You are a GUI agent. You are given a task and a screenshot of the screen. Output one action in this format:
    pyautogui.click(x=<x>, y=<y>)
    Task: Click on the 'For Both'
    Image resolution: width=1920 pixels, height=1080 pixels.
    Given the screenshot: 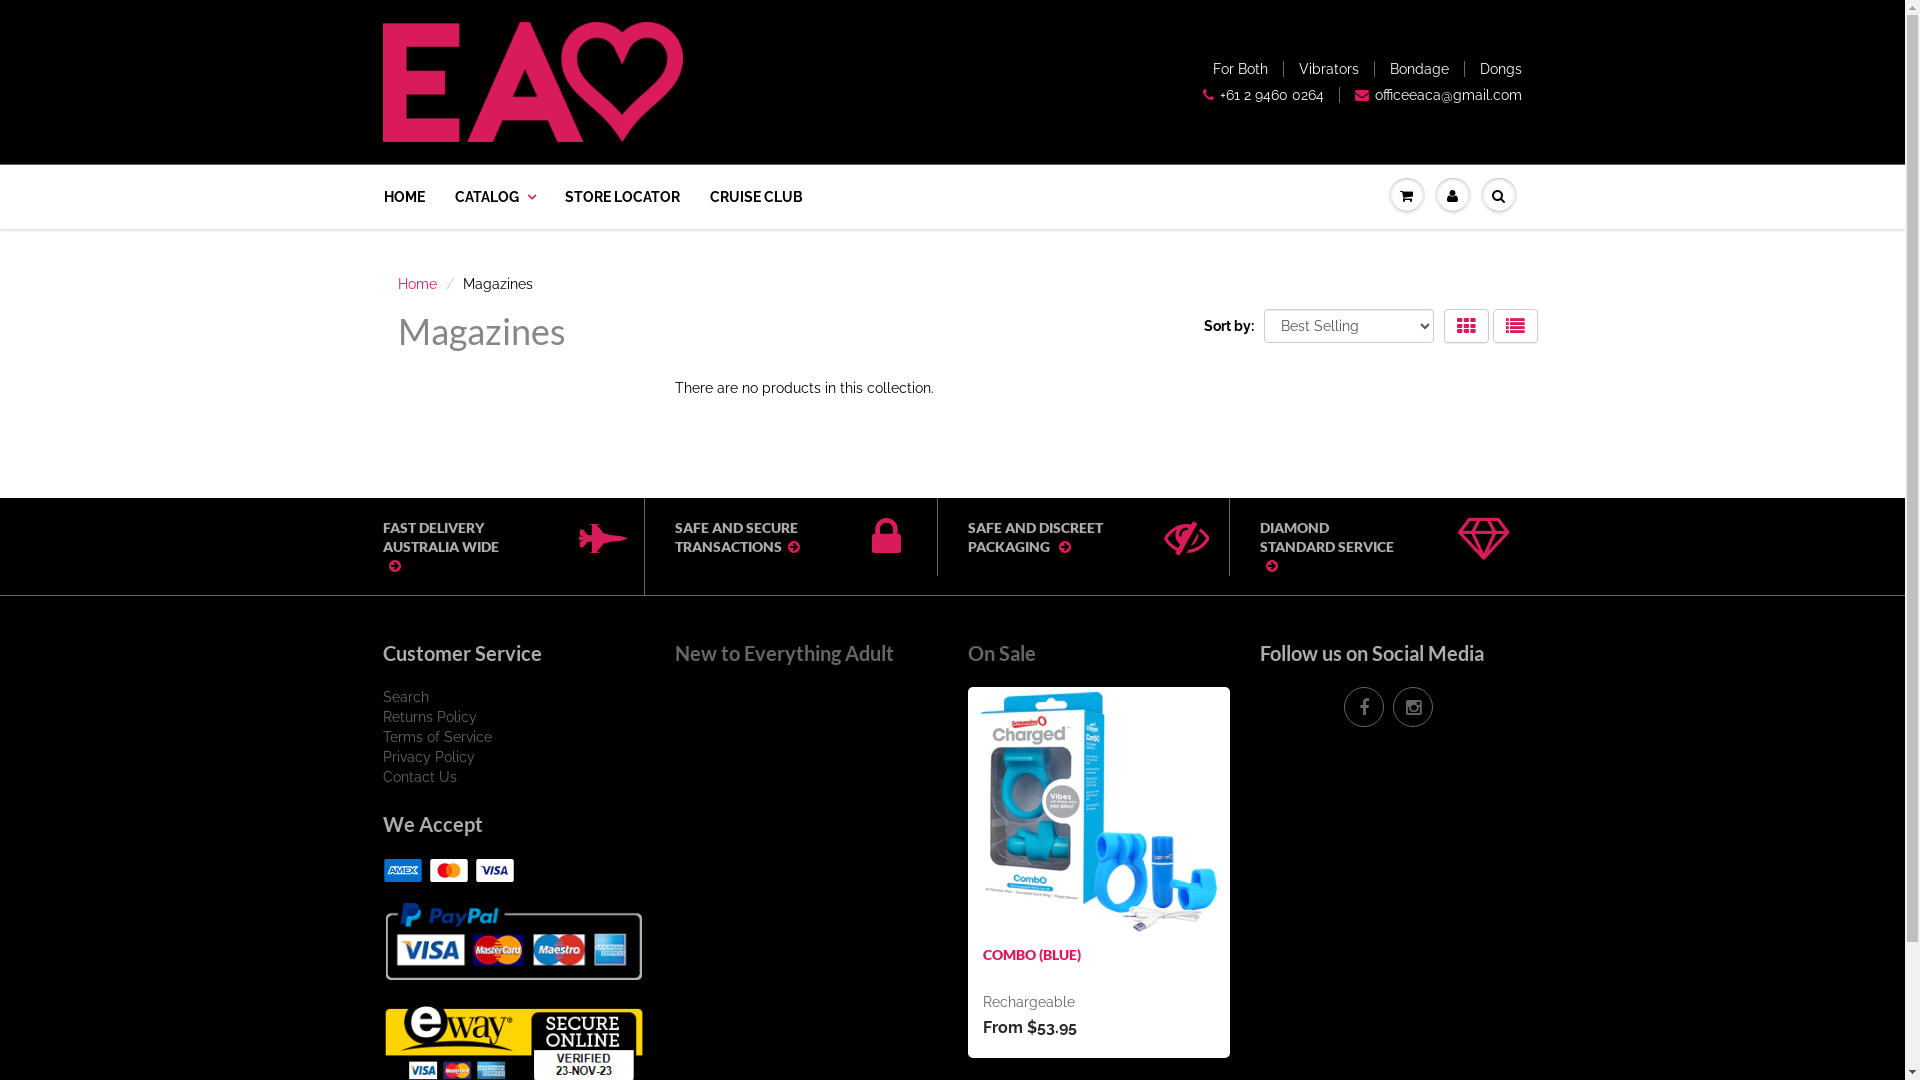 What is the action you would take?
    pyautogui.click(x=1239, y=68)
    